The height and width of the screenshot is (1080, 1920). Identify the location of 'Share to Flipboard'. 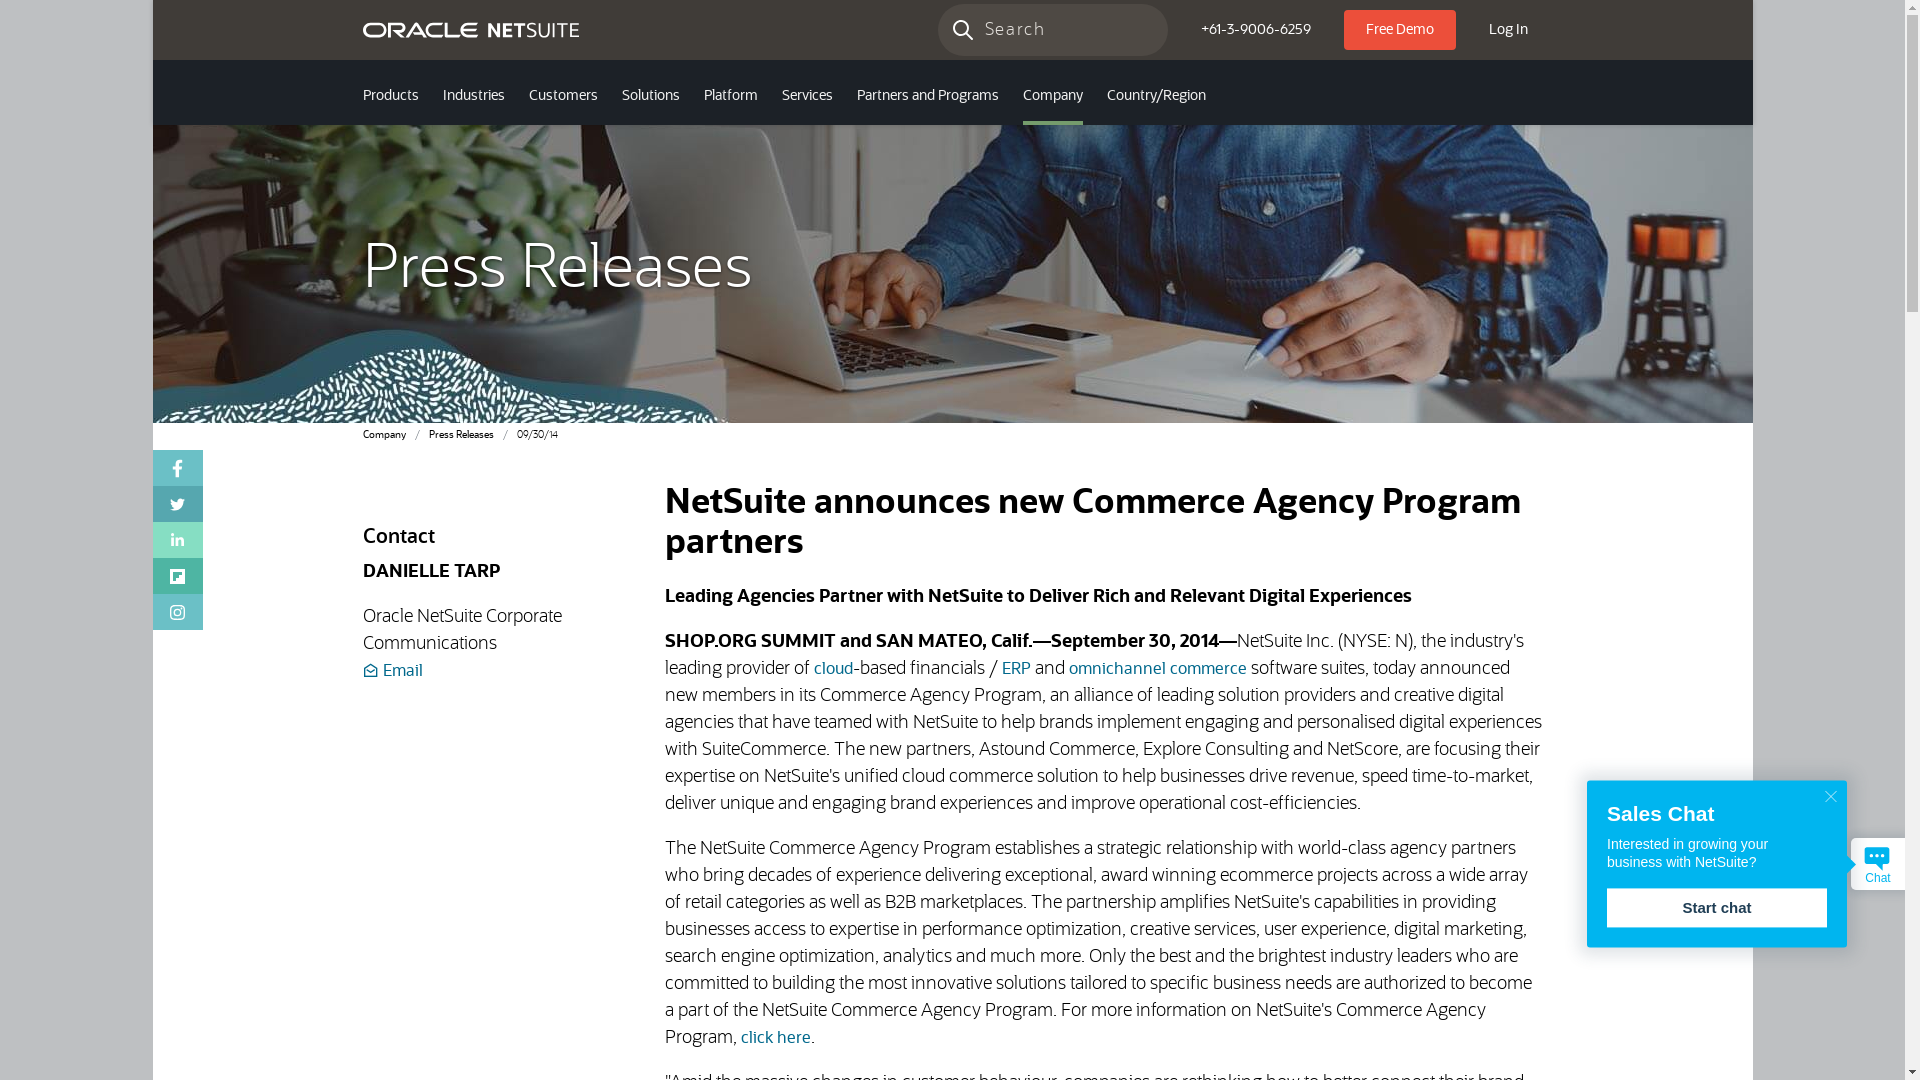
(177, 575).